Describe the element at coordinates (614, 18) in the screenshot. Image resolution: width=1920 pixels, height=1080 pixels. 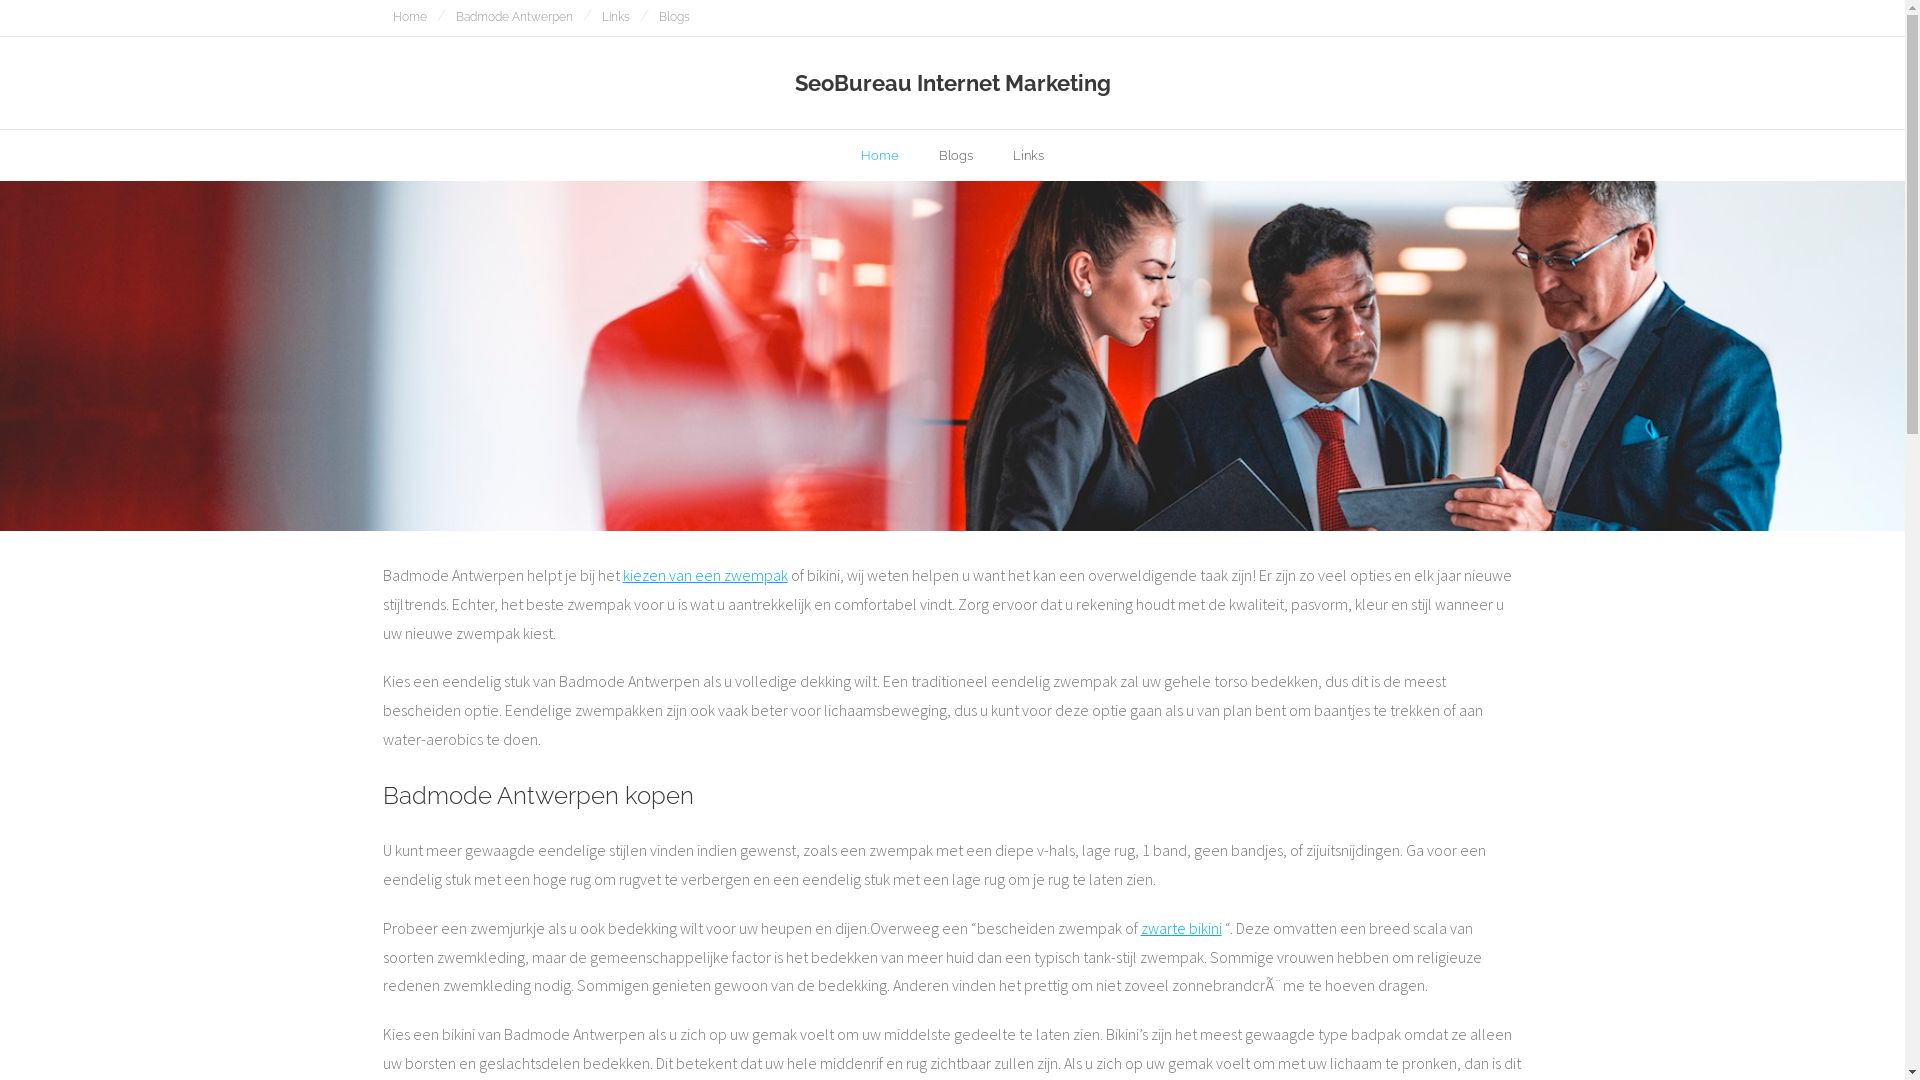
I see `'Links'` at that location.